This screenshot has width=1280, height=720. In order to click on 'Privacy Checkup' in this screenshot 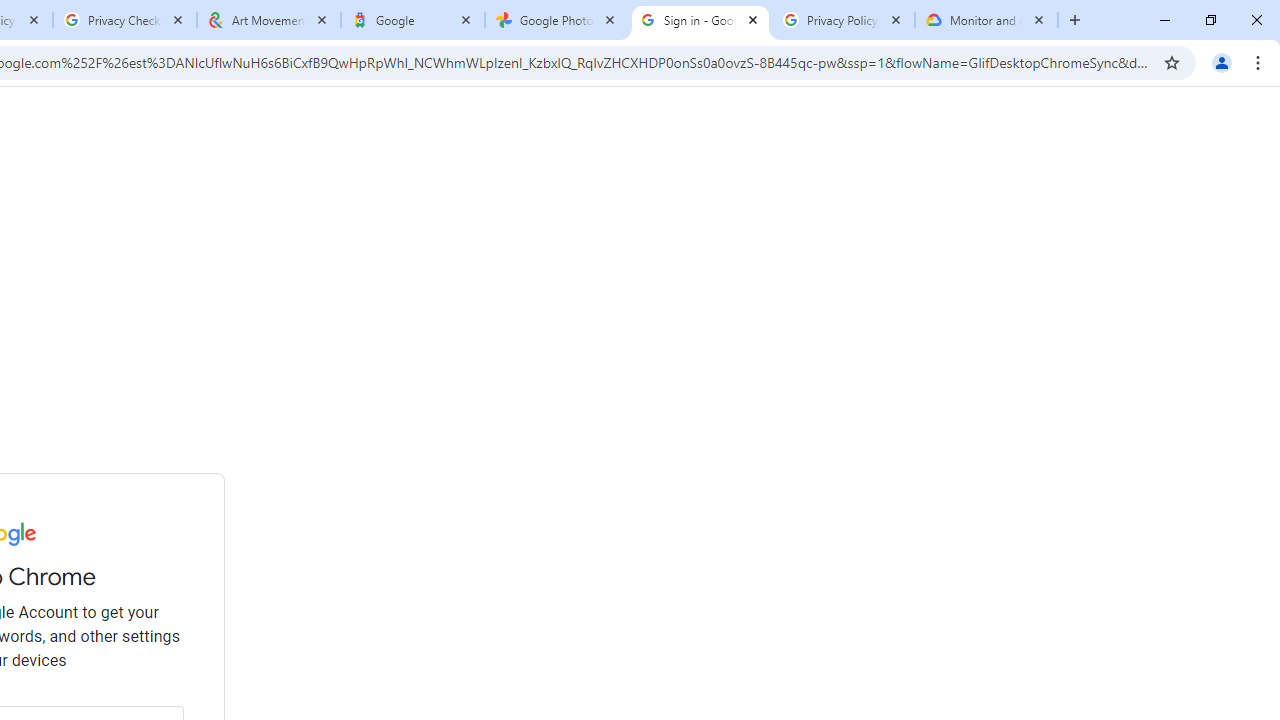, I will do `click(123, 20)`.